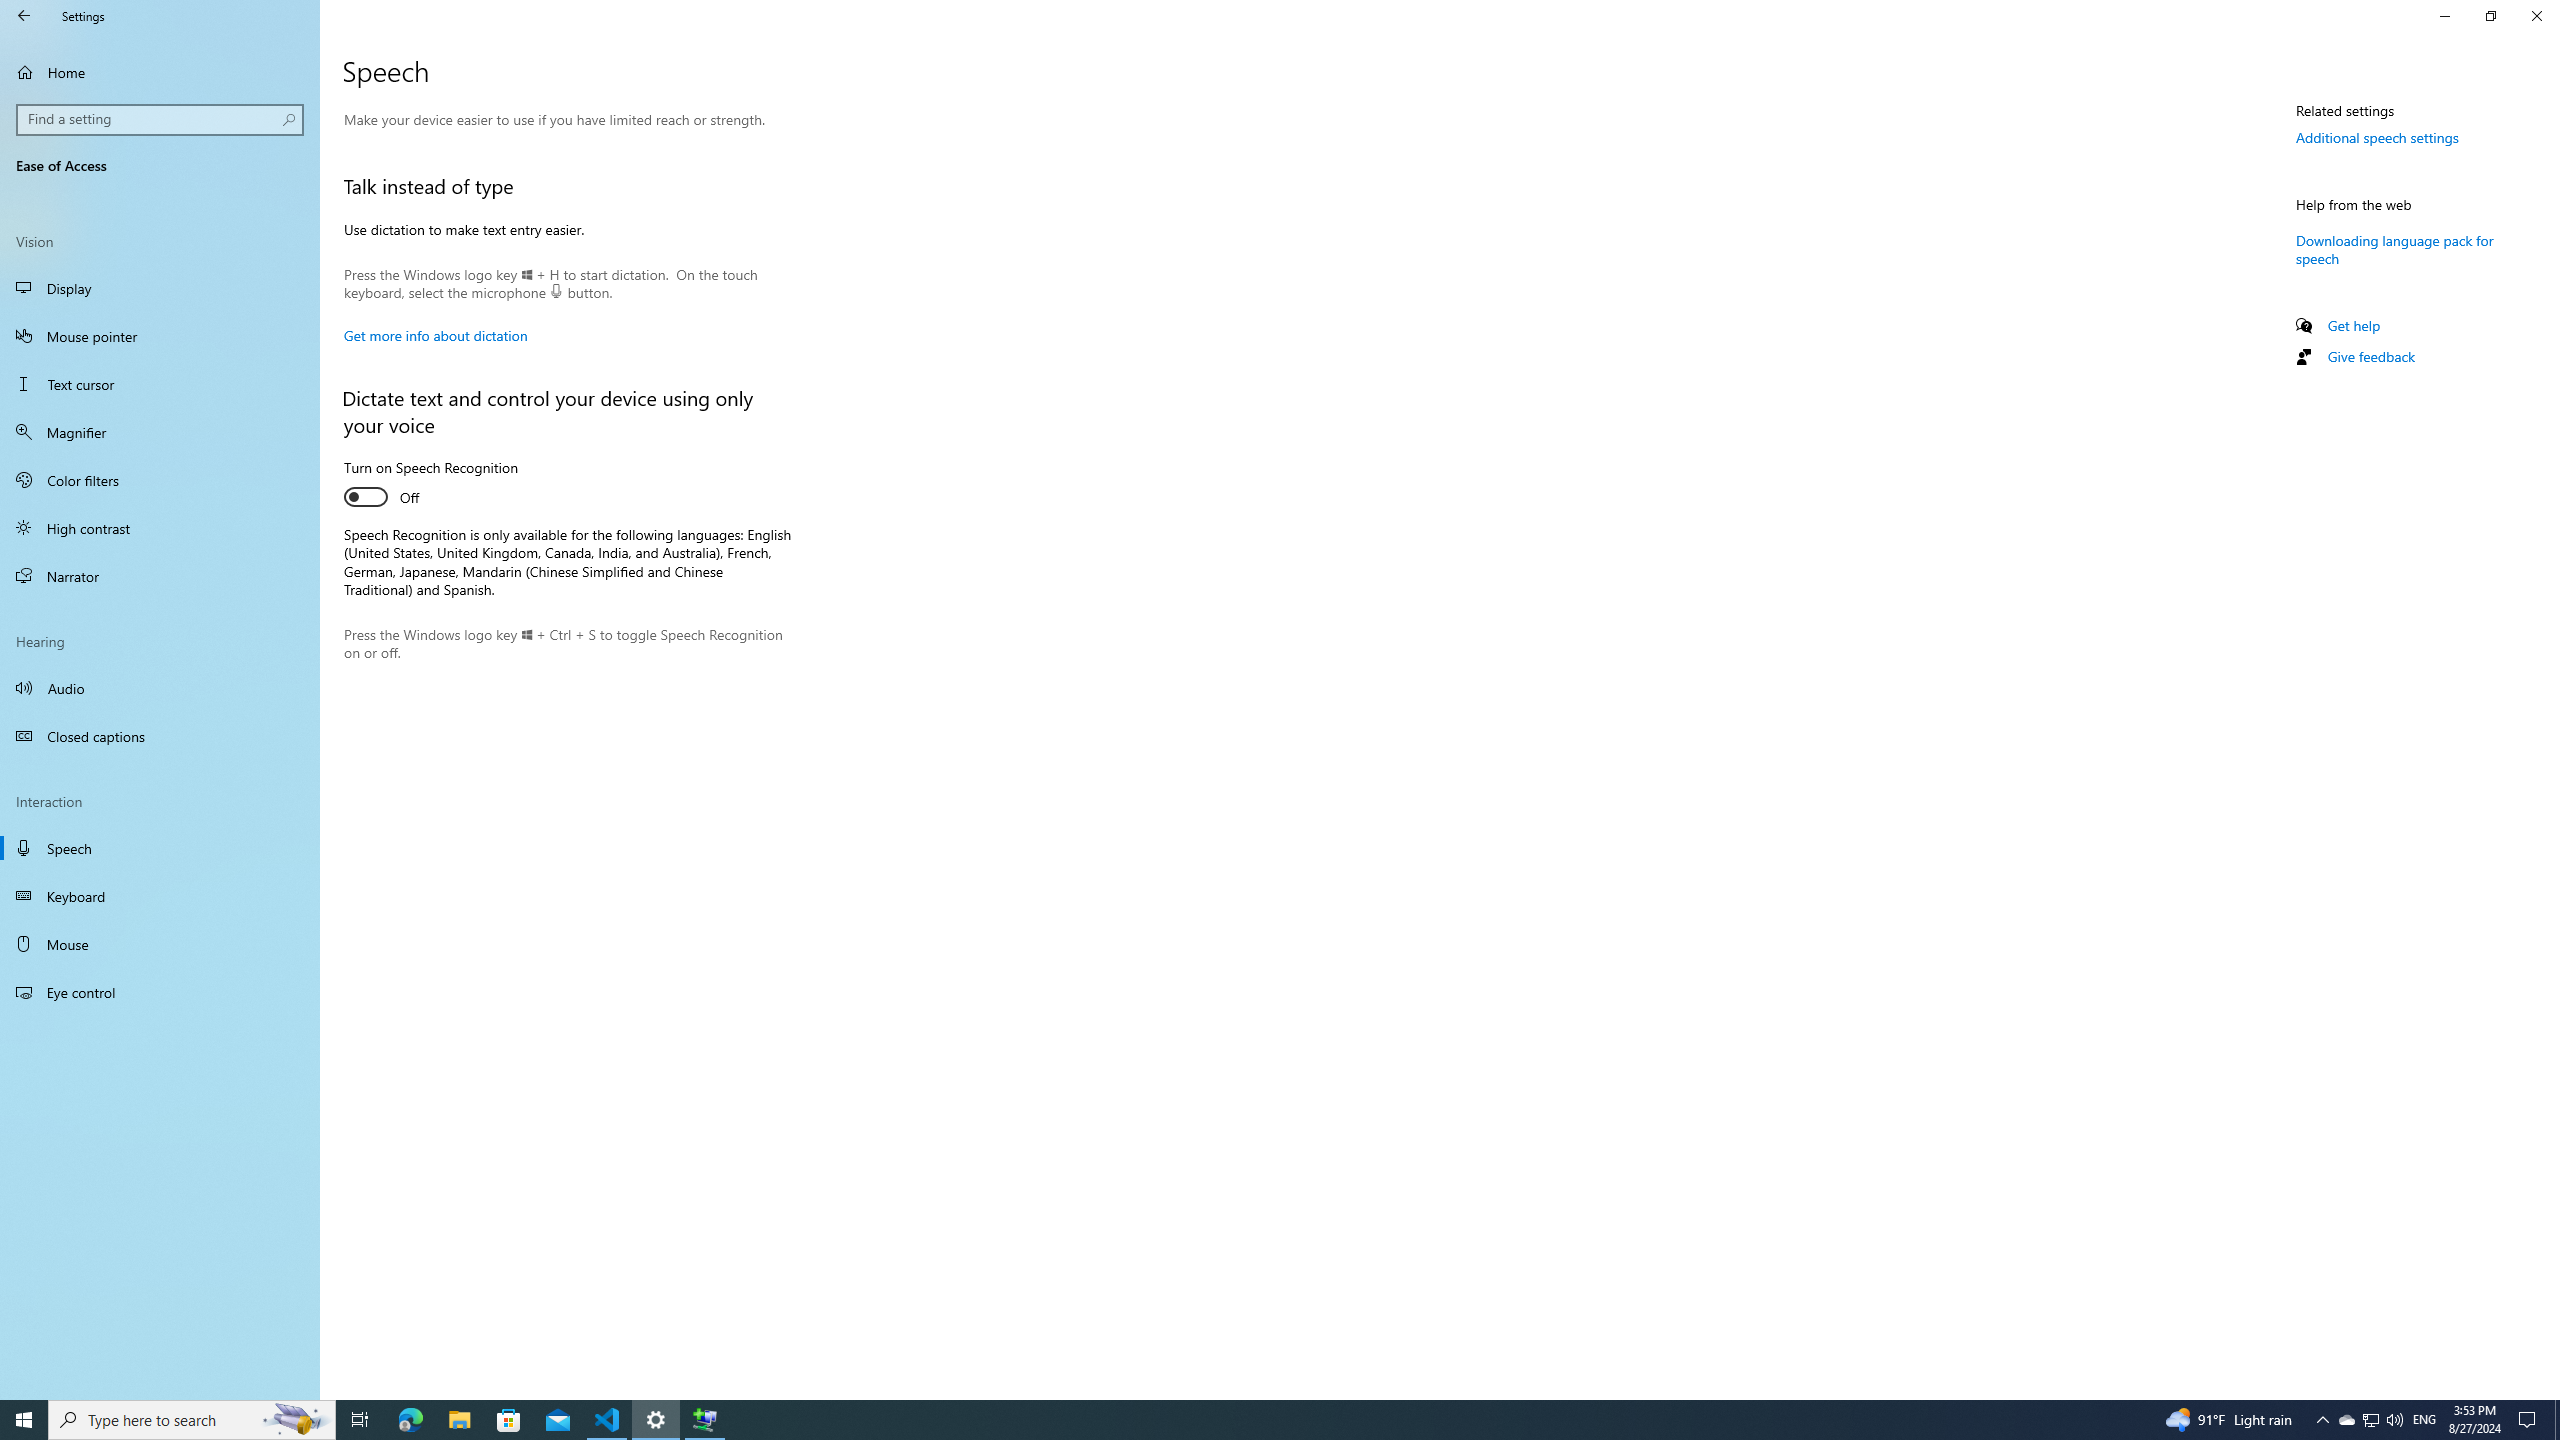 This screenshot has width=2560, height=1440. I want to click on 'Color filters', so click(159, 479).